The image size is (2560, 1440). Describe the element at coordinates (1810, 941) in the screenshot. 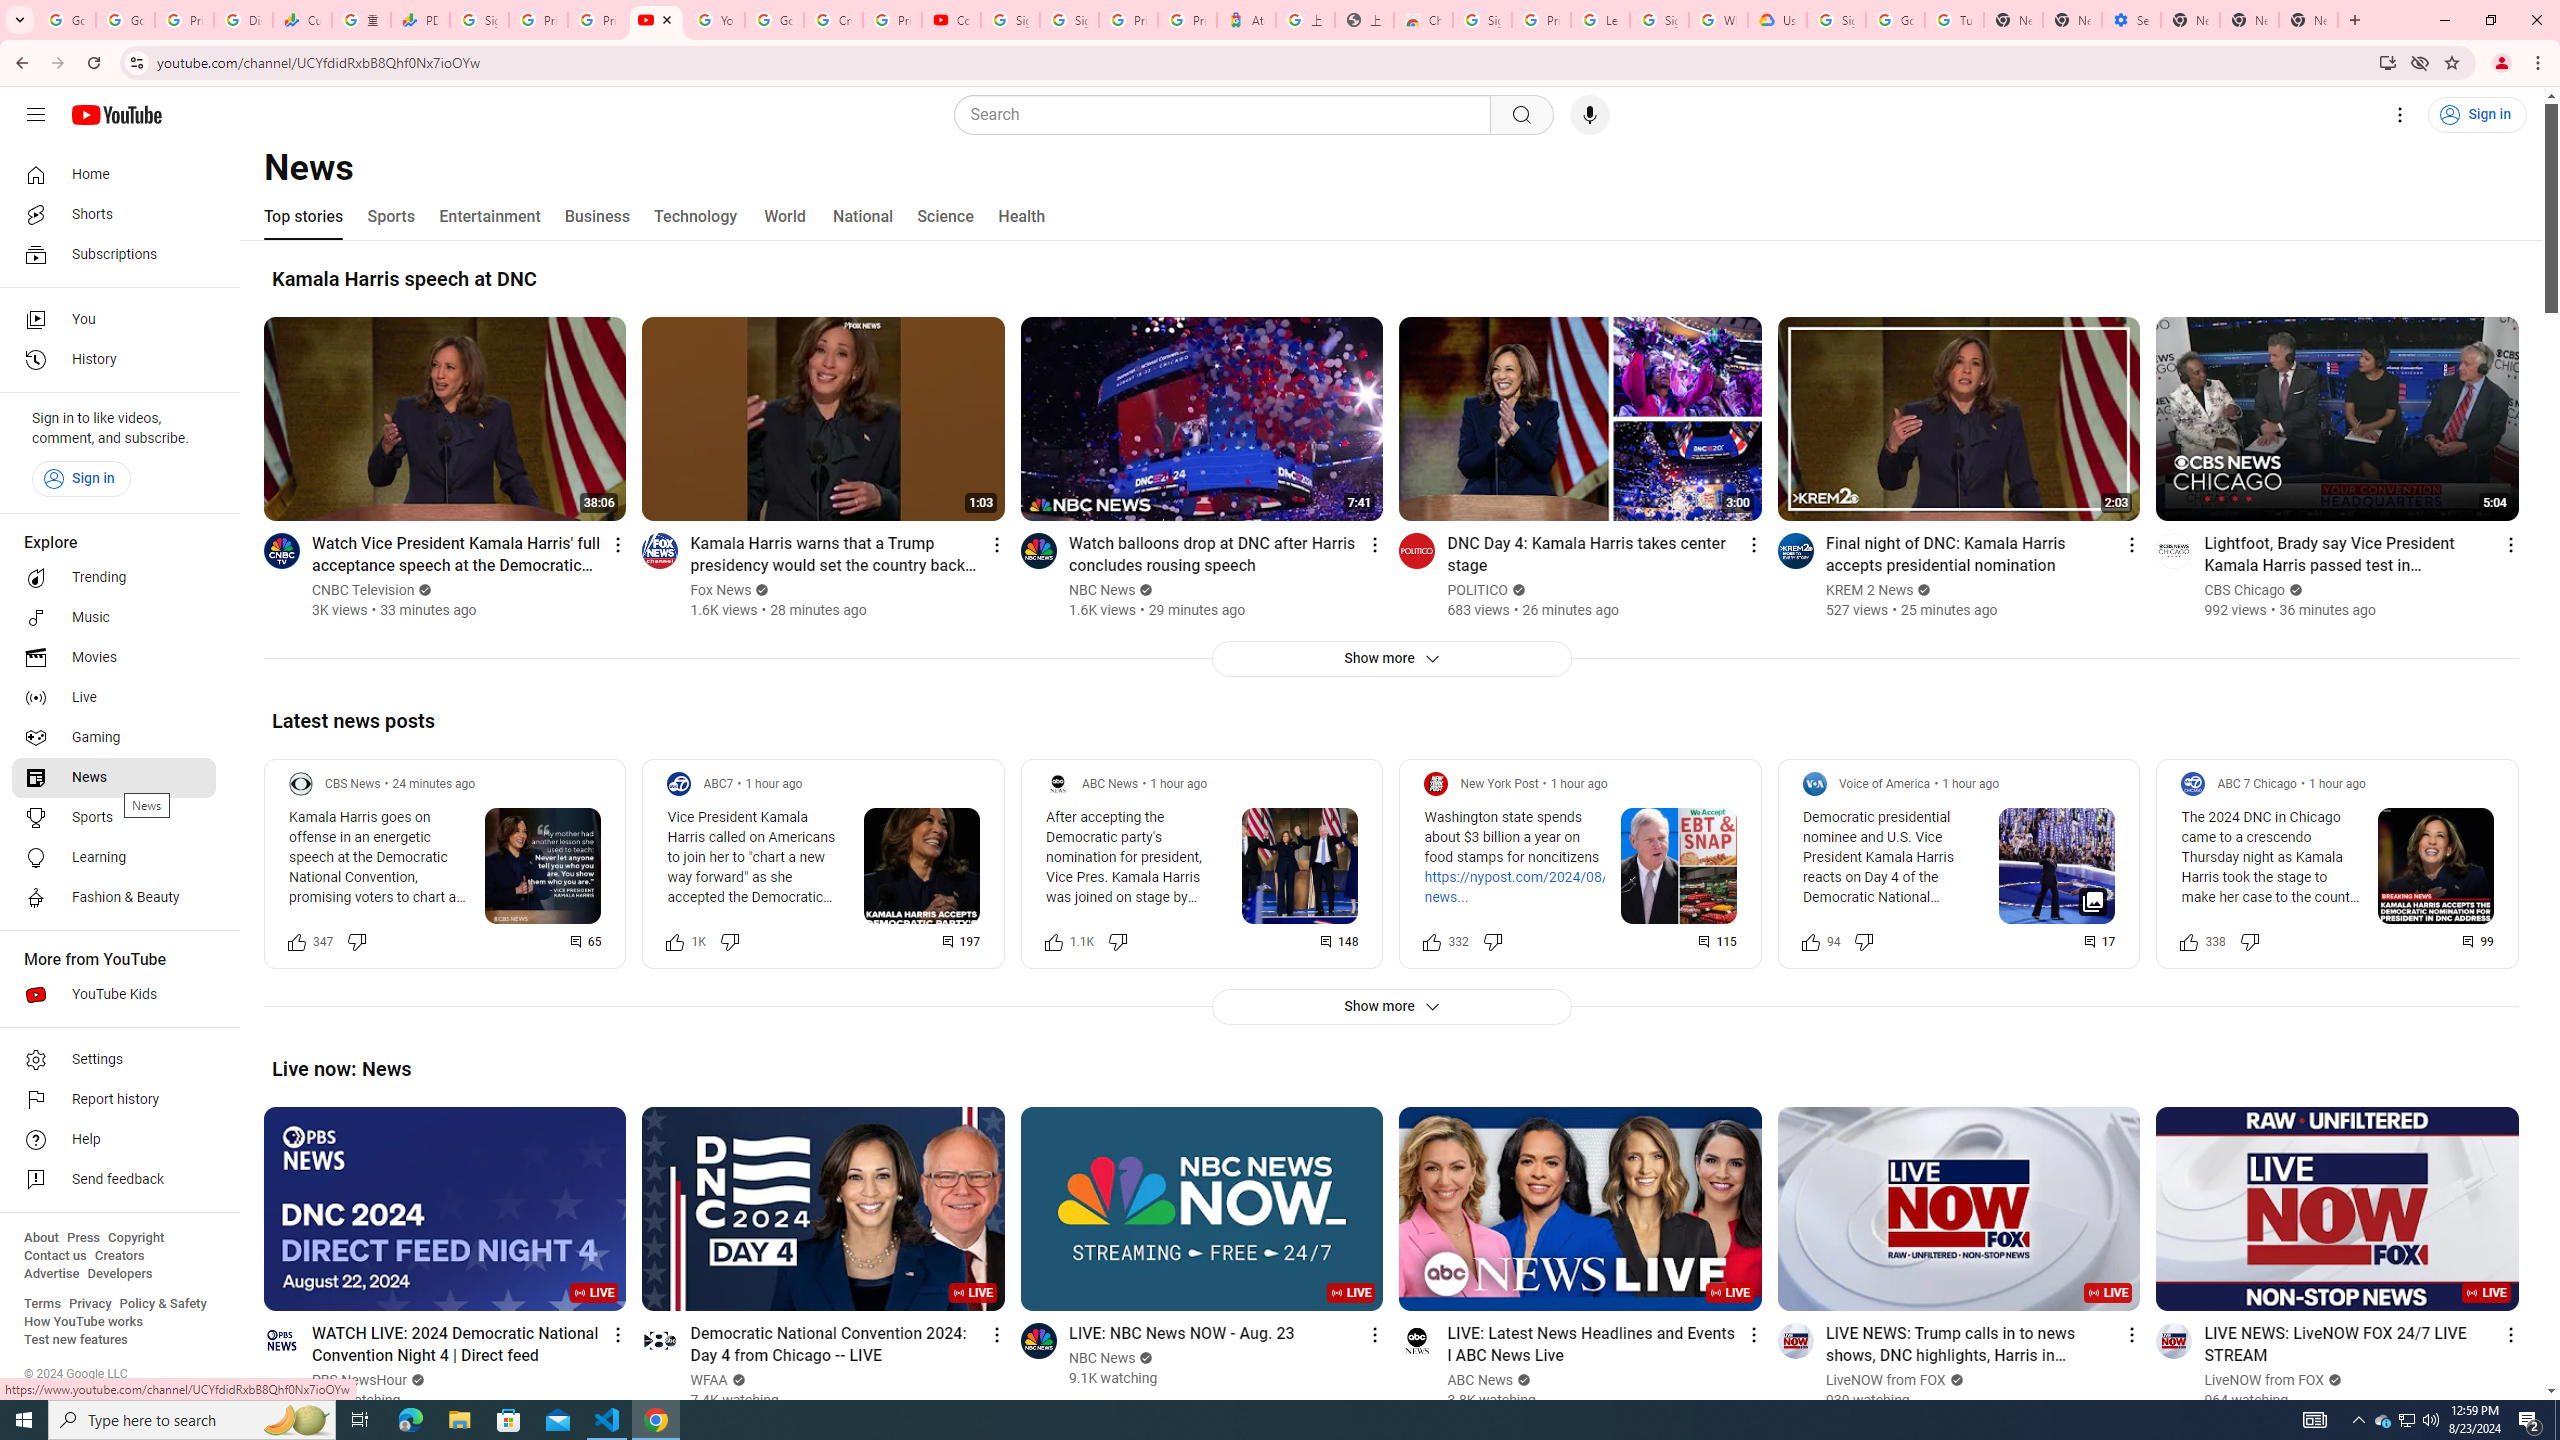

I see `'Like this post along with 94 other people'` at that location.